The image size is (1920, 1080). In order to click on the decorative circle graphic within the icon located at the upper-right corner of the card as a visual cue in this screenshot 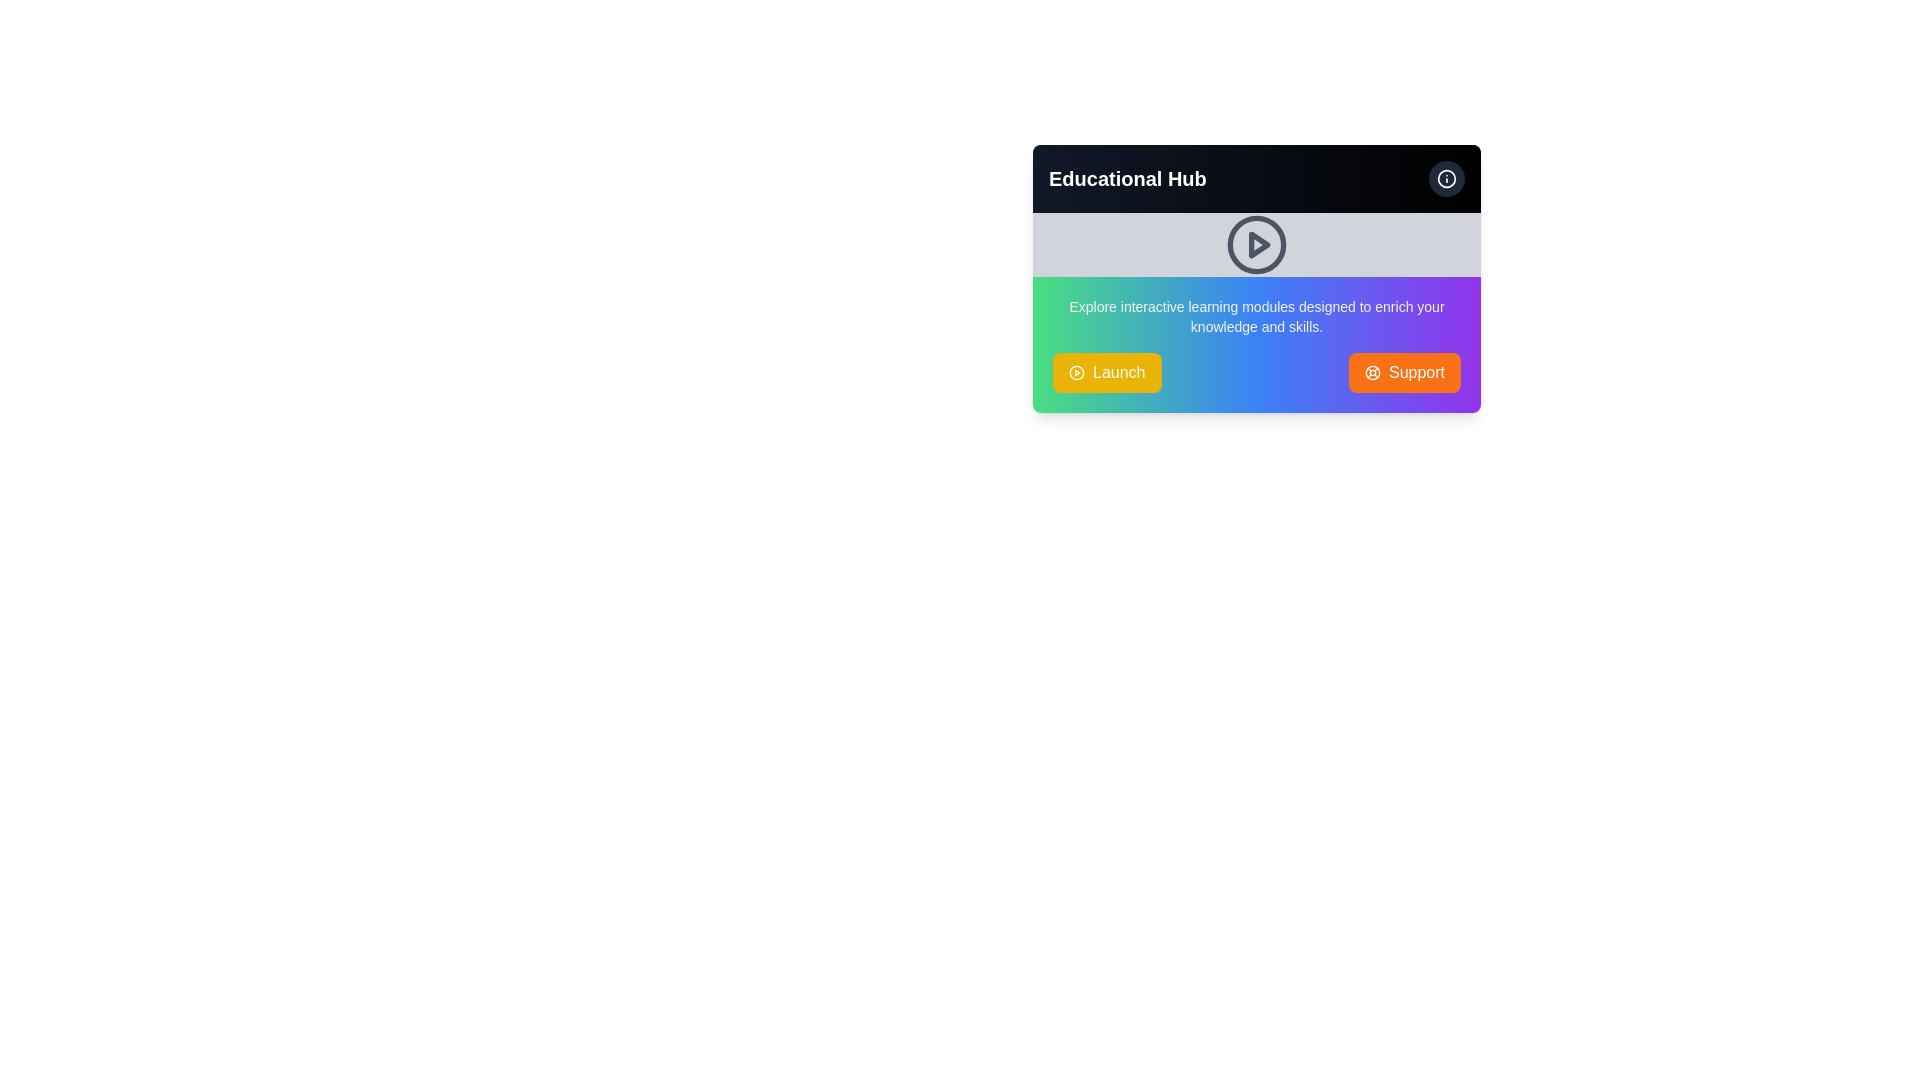, I will do `click(1446, 177)`.